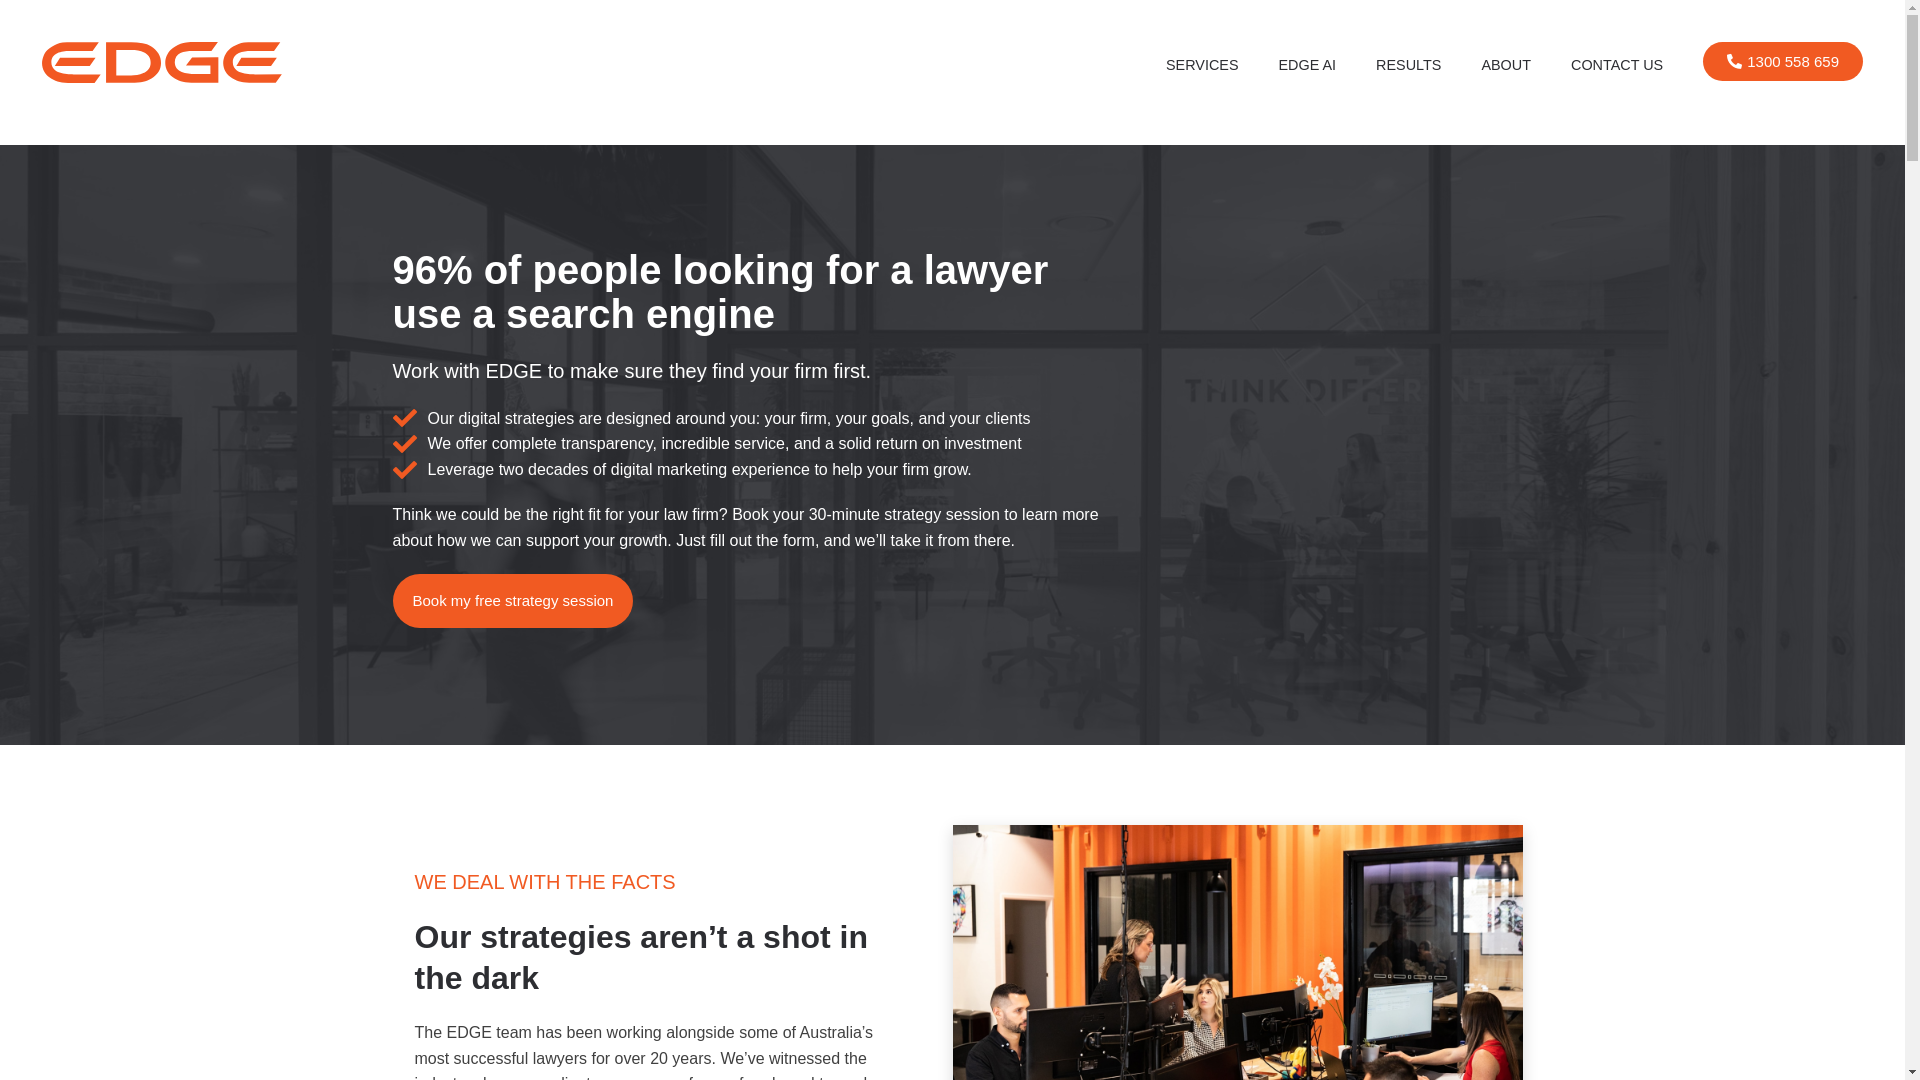 Image resolution: width=1920 pixels, height=1080 pixels. What do you see at coordinates (1506, 64) in the screenshot?
I see `'ABOUT'` at bounding box center [1506, 64].